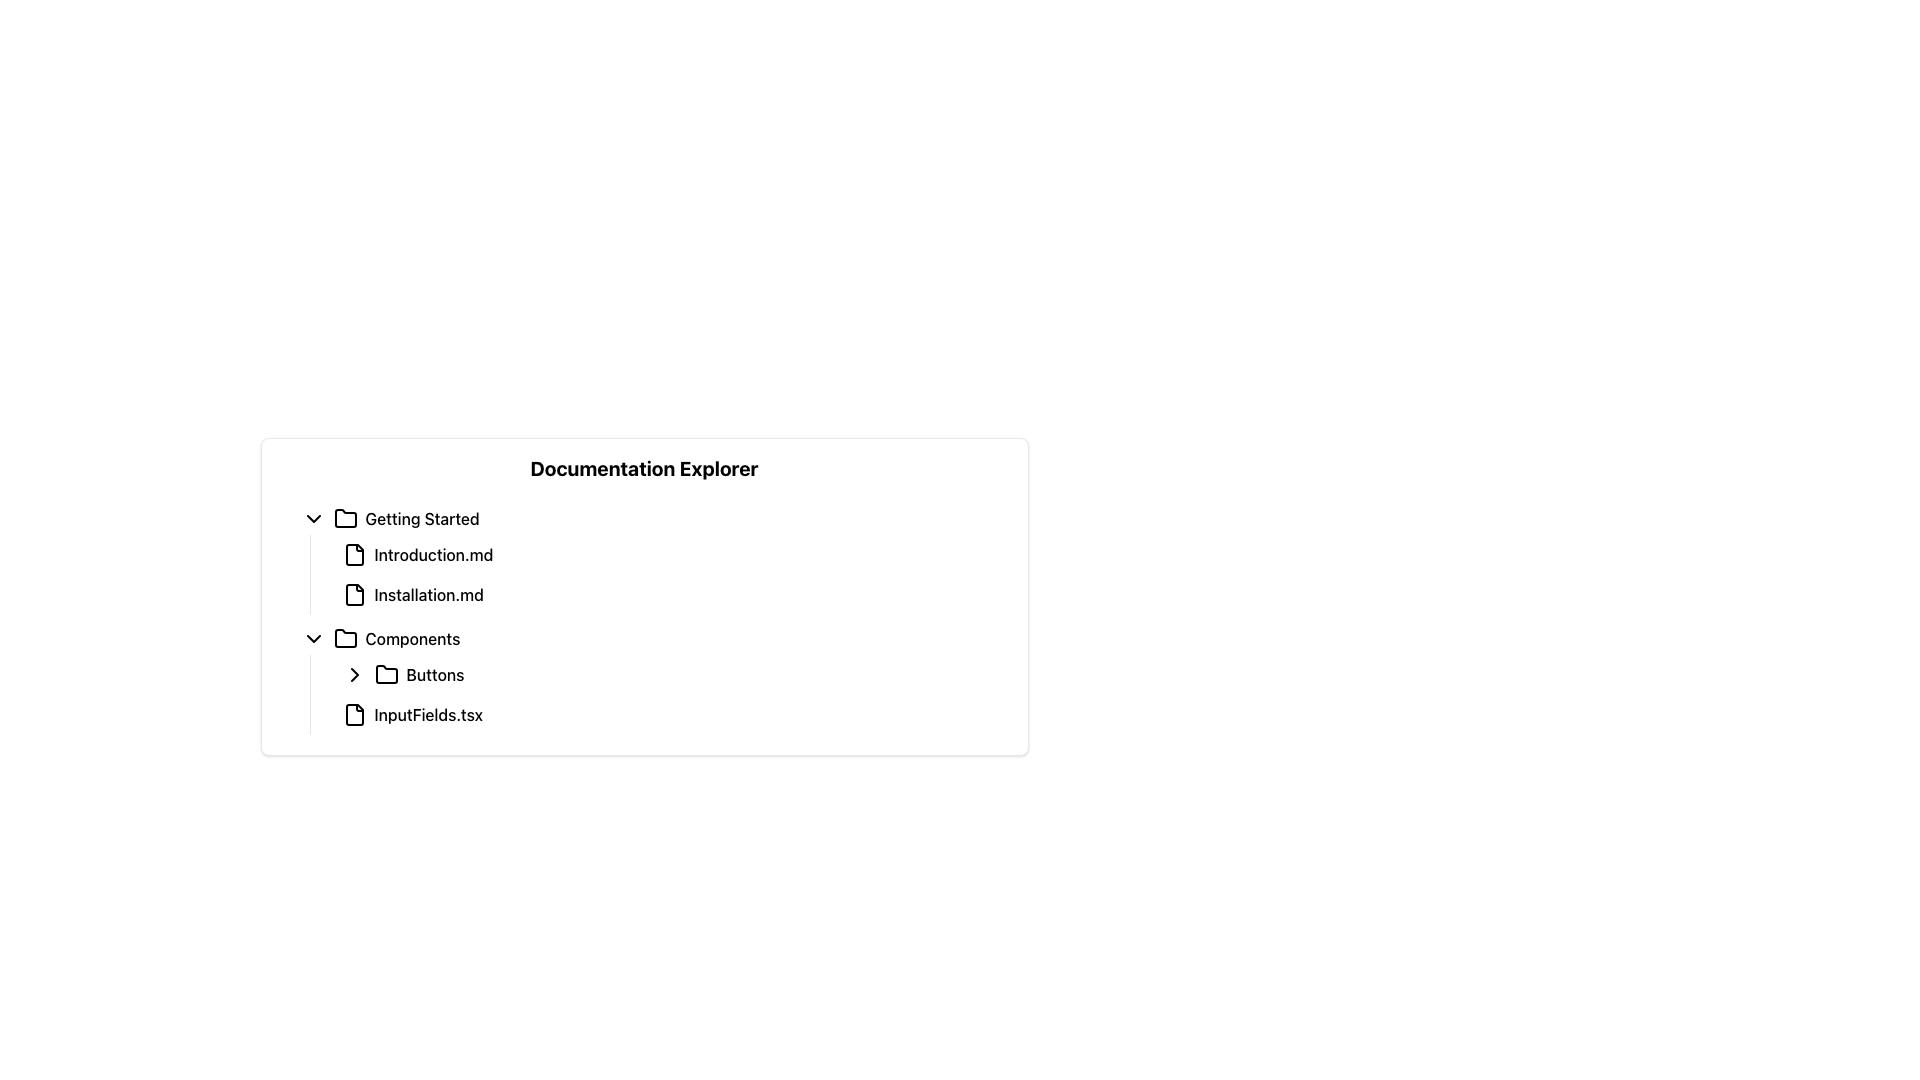 The image size is (1920, 1080). I want to click on the 'InputFields.tsx' text in the file entry of the 'Components > Buttons' section in the 'Documentation Explorer', so click(411, 713).